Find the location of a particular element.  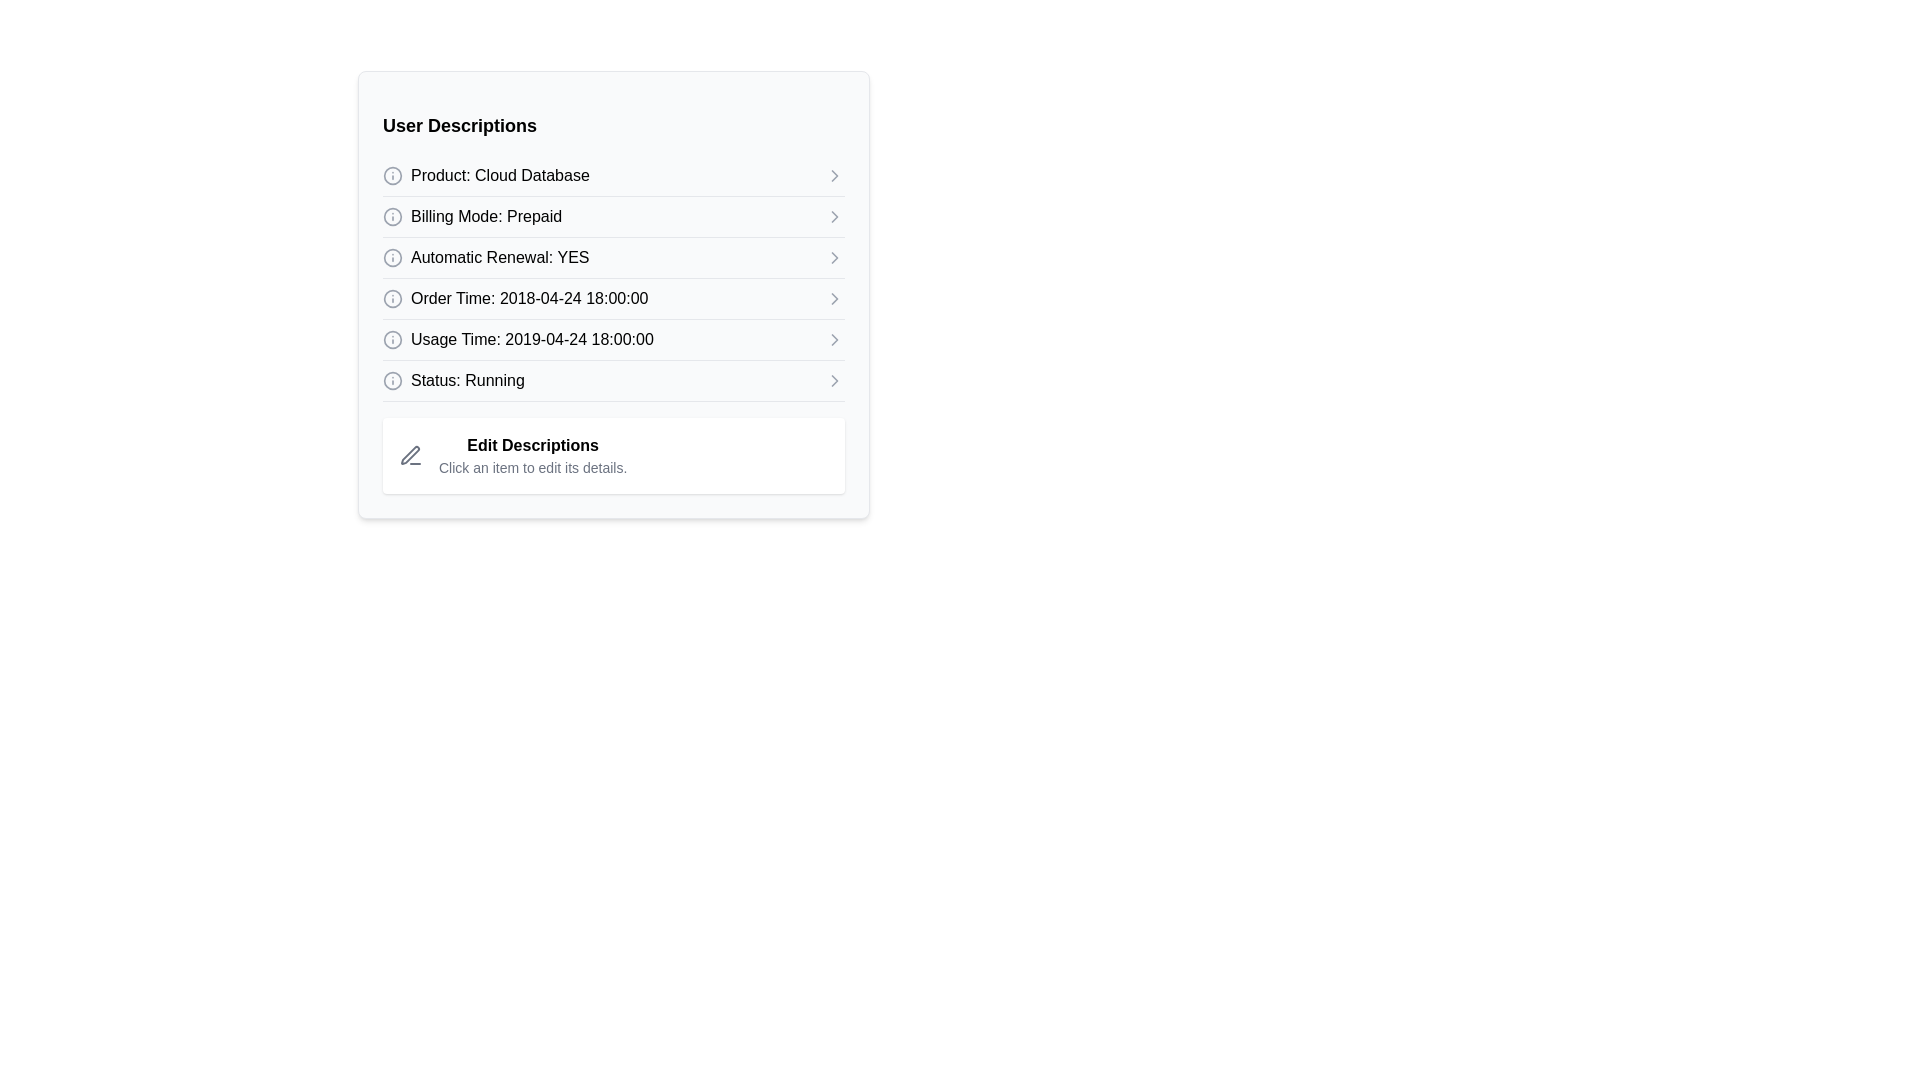

the text label 'Automatic Renewal: YES', which is located in the 'User Descriptions' section, specifically on the third row, between 'Billing Mode: Prepaid' and 'Order Time: 2018-04-24 18:00:00' is located at coordinates (500, 257).